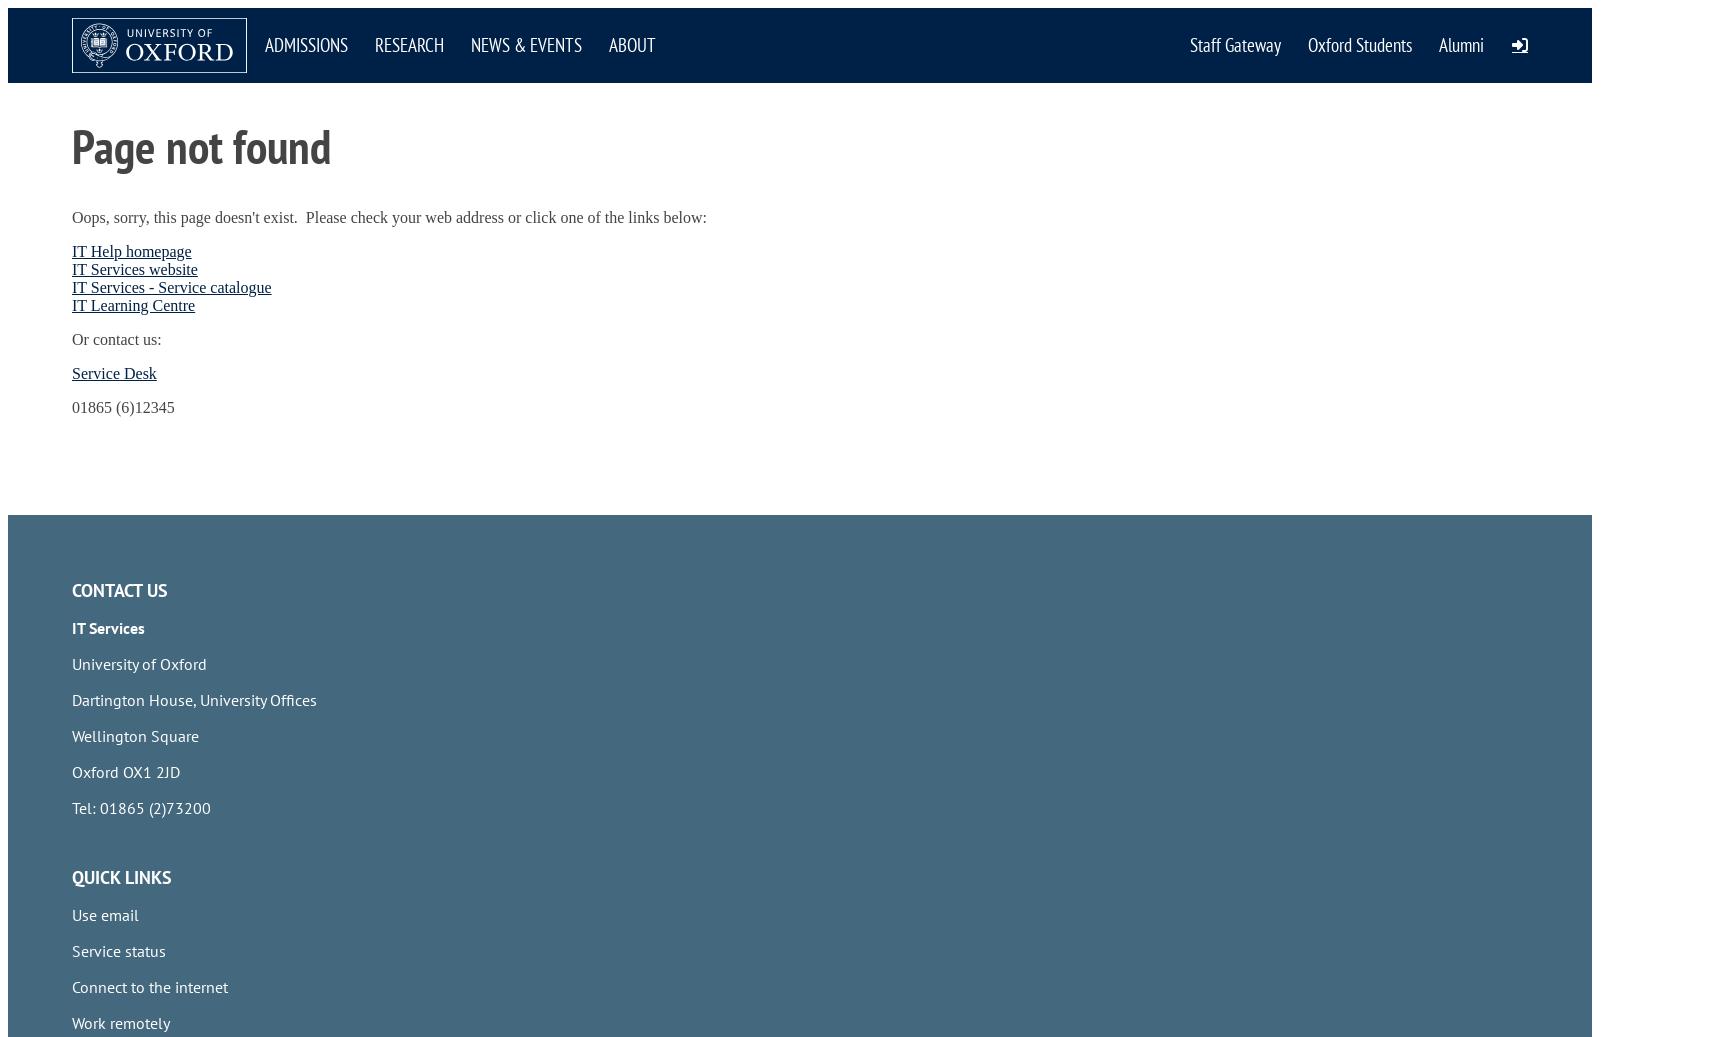 This screenshot has width=1712, height=1037. I want to click on 'Searchable map', so click(126, 485).